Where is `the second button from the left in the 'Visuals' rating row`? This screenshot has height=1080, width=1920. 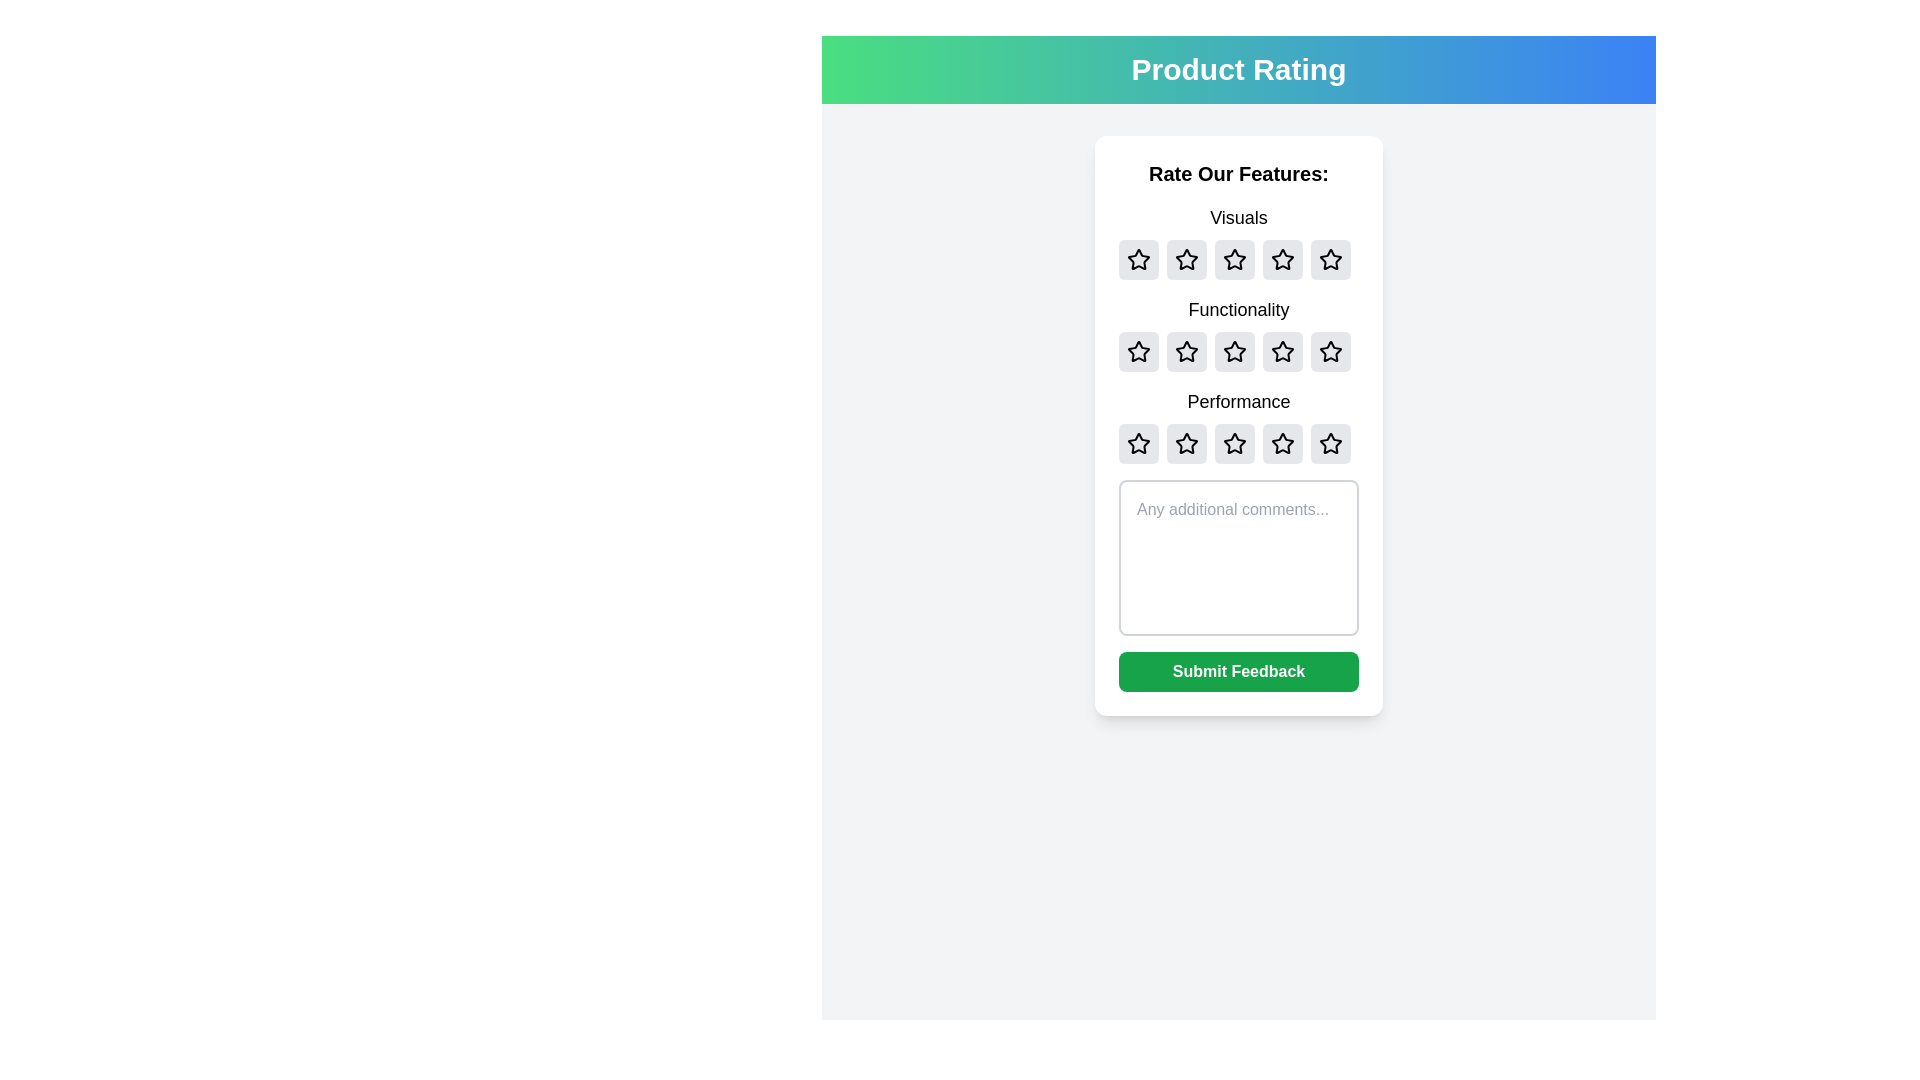
the second button from the left in the 'Visuals' rating row is located at coordinates (1186, 258).